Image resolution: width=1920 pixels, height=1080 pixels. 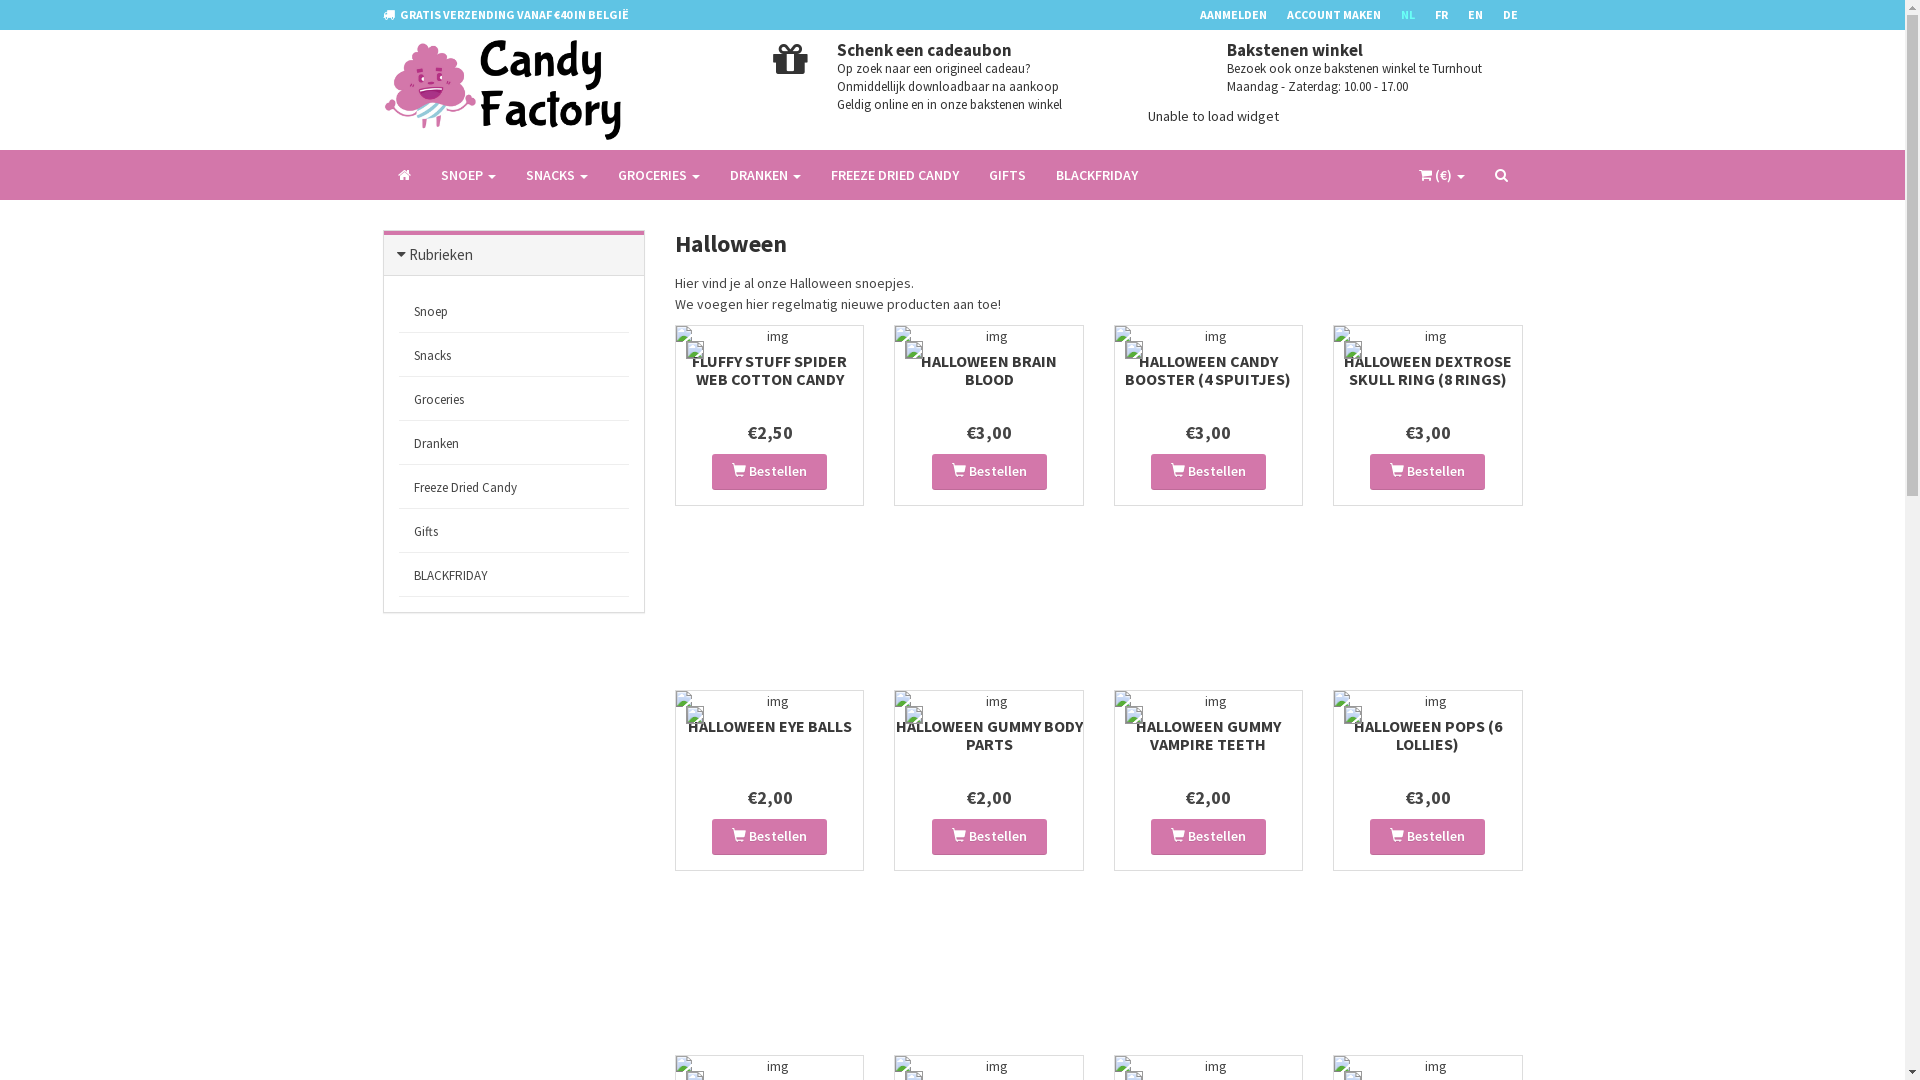 What do you see at coordinates (1242, 15) in the screenshot?
I see `'AANMELDEN'` at bounding box center [1242, 15].